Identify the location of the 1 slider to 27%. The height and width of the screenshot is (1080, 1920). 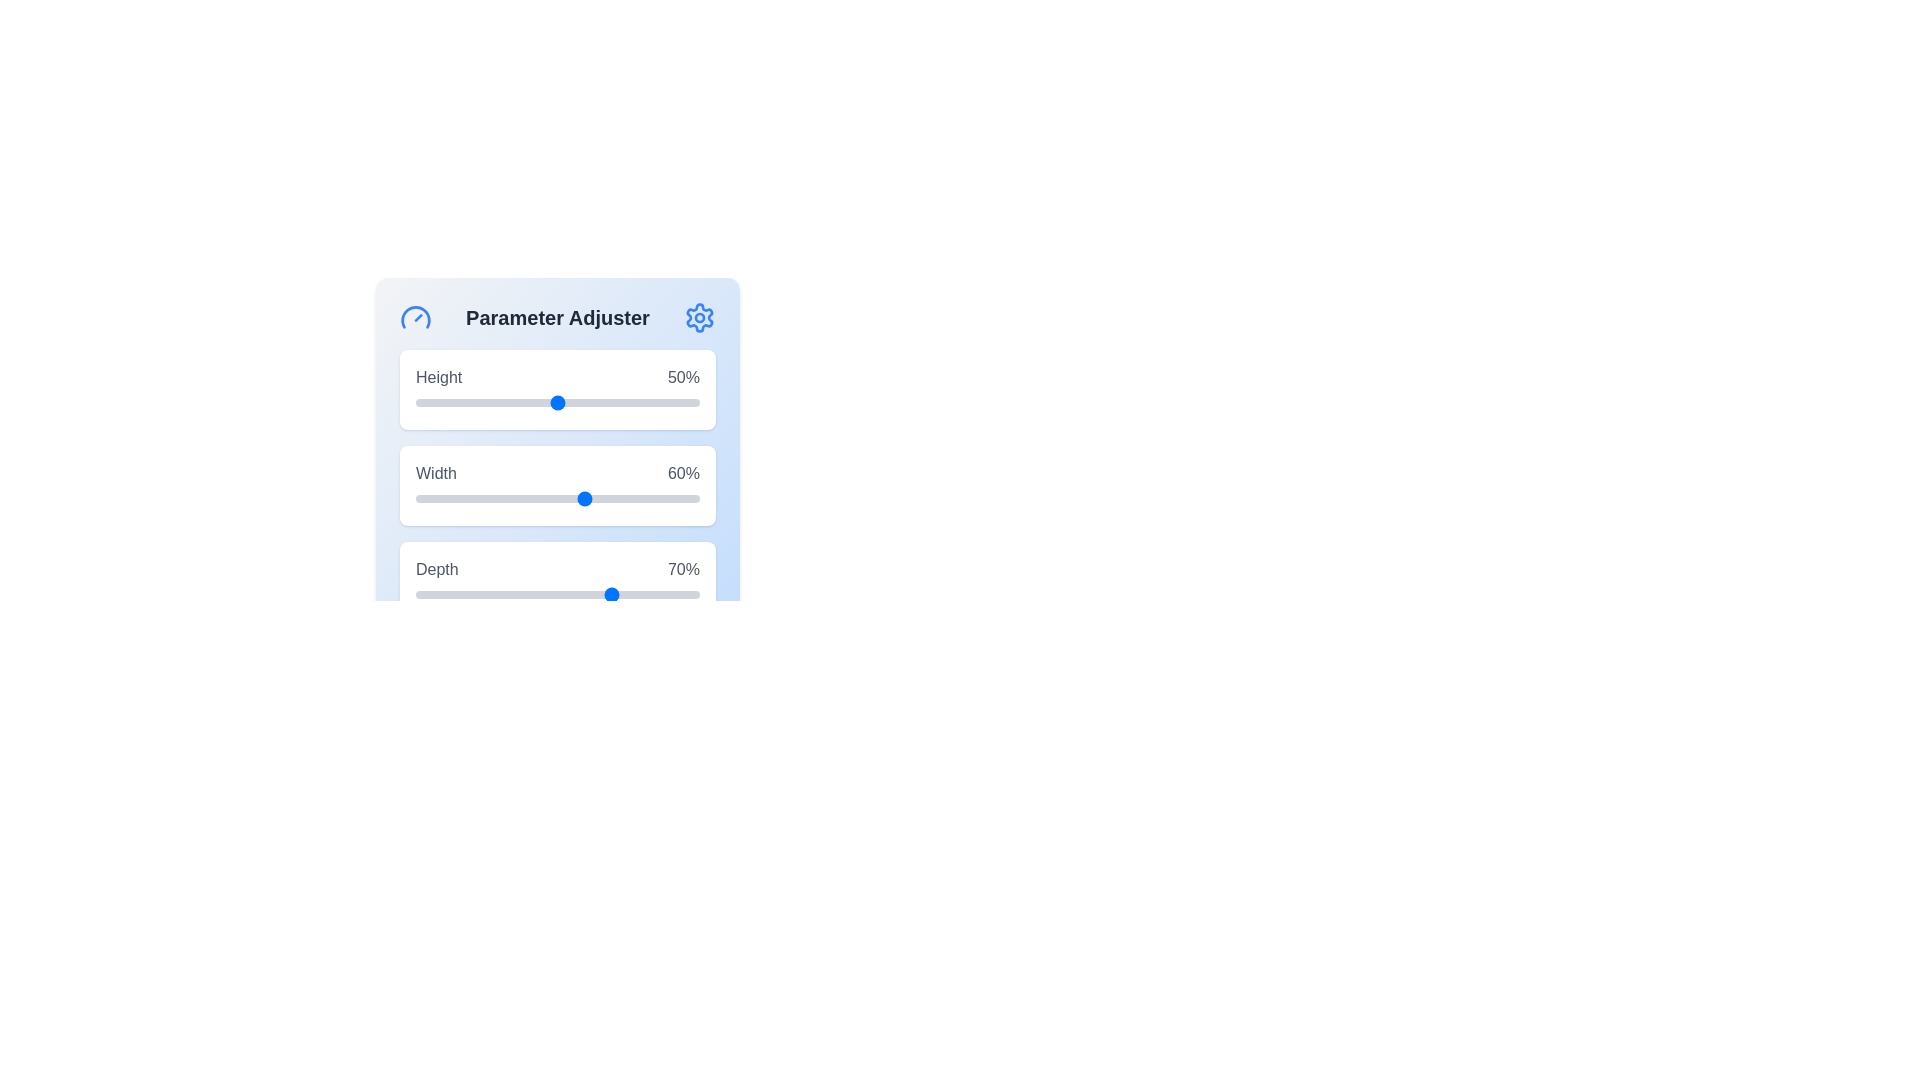
(492, 497).